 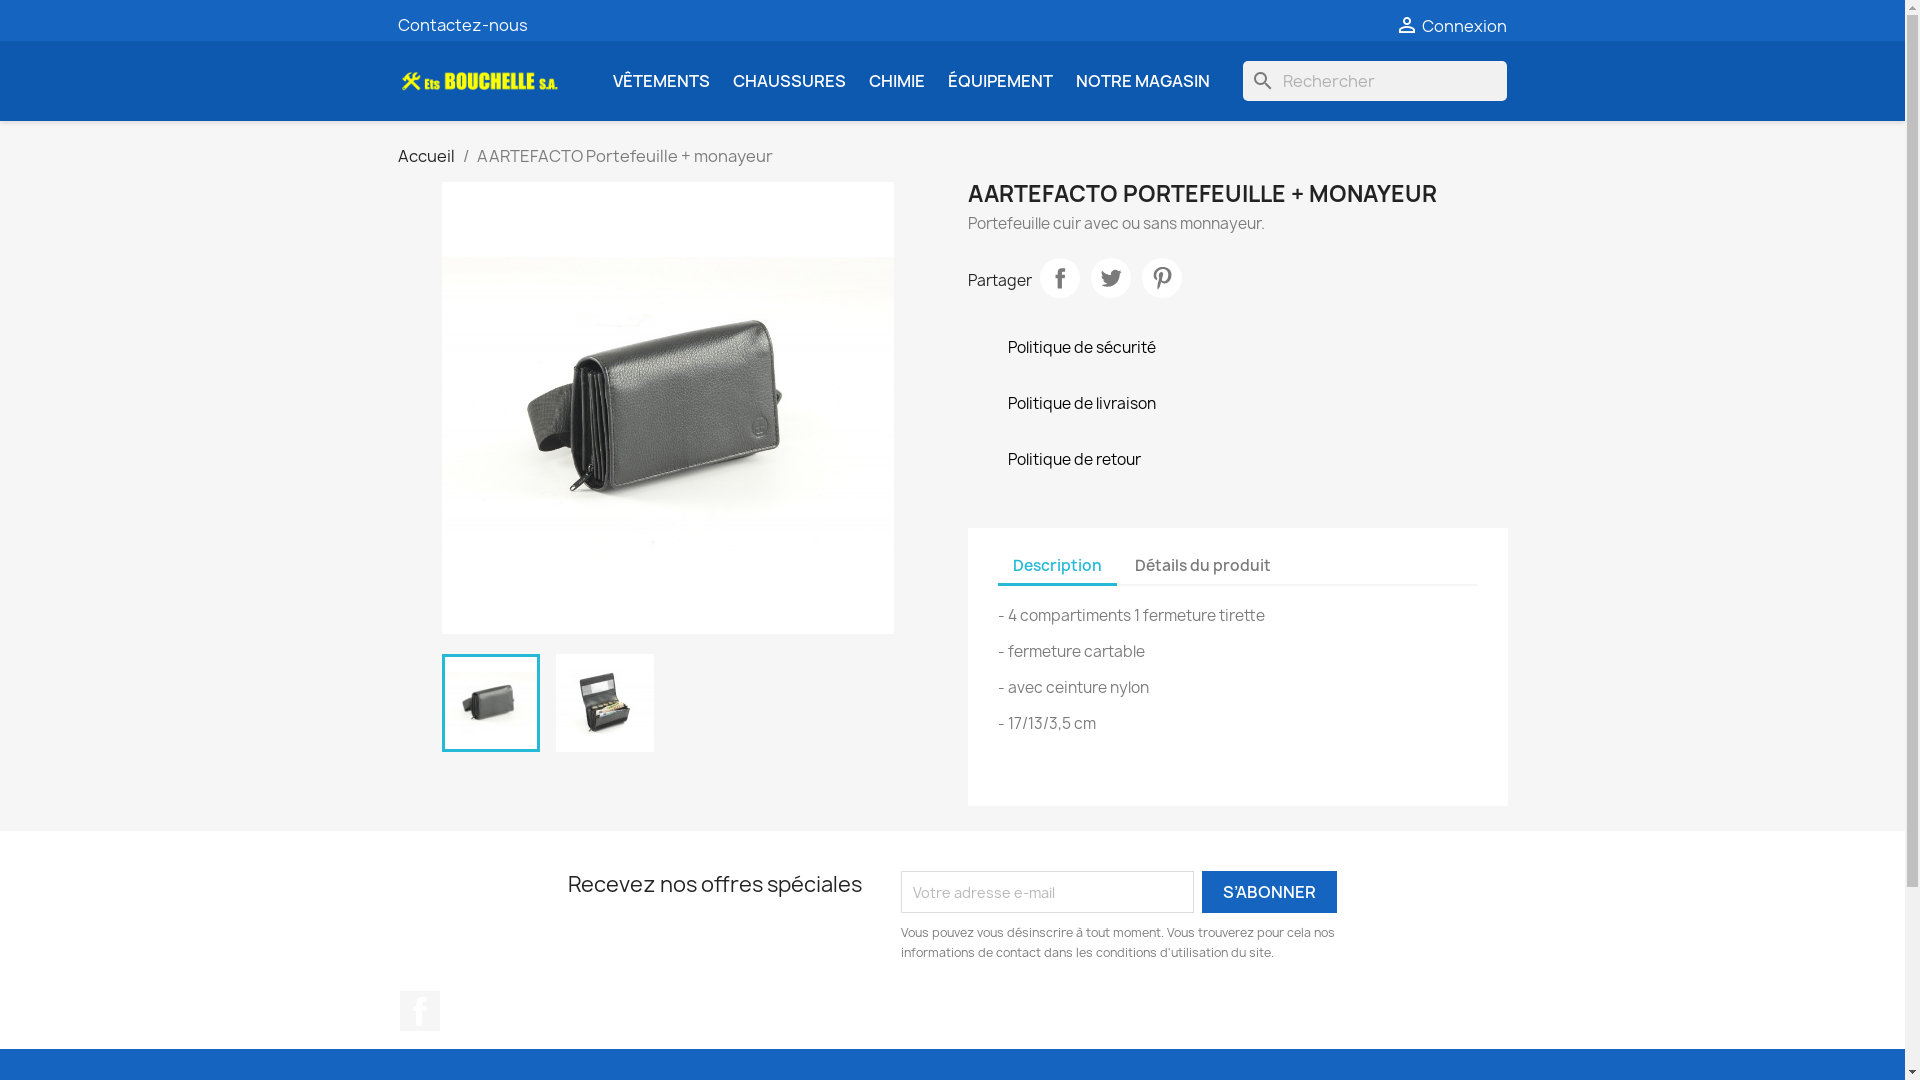 What do you see at coordinates (1108, 277) in the screenshot?
I see `'Tweet'` at bounding box center [1108, 277].